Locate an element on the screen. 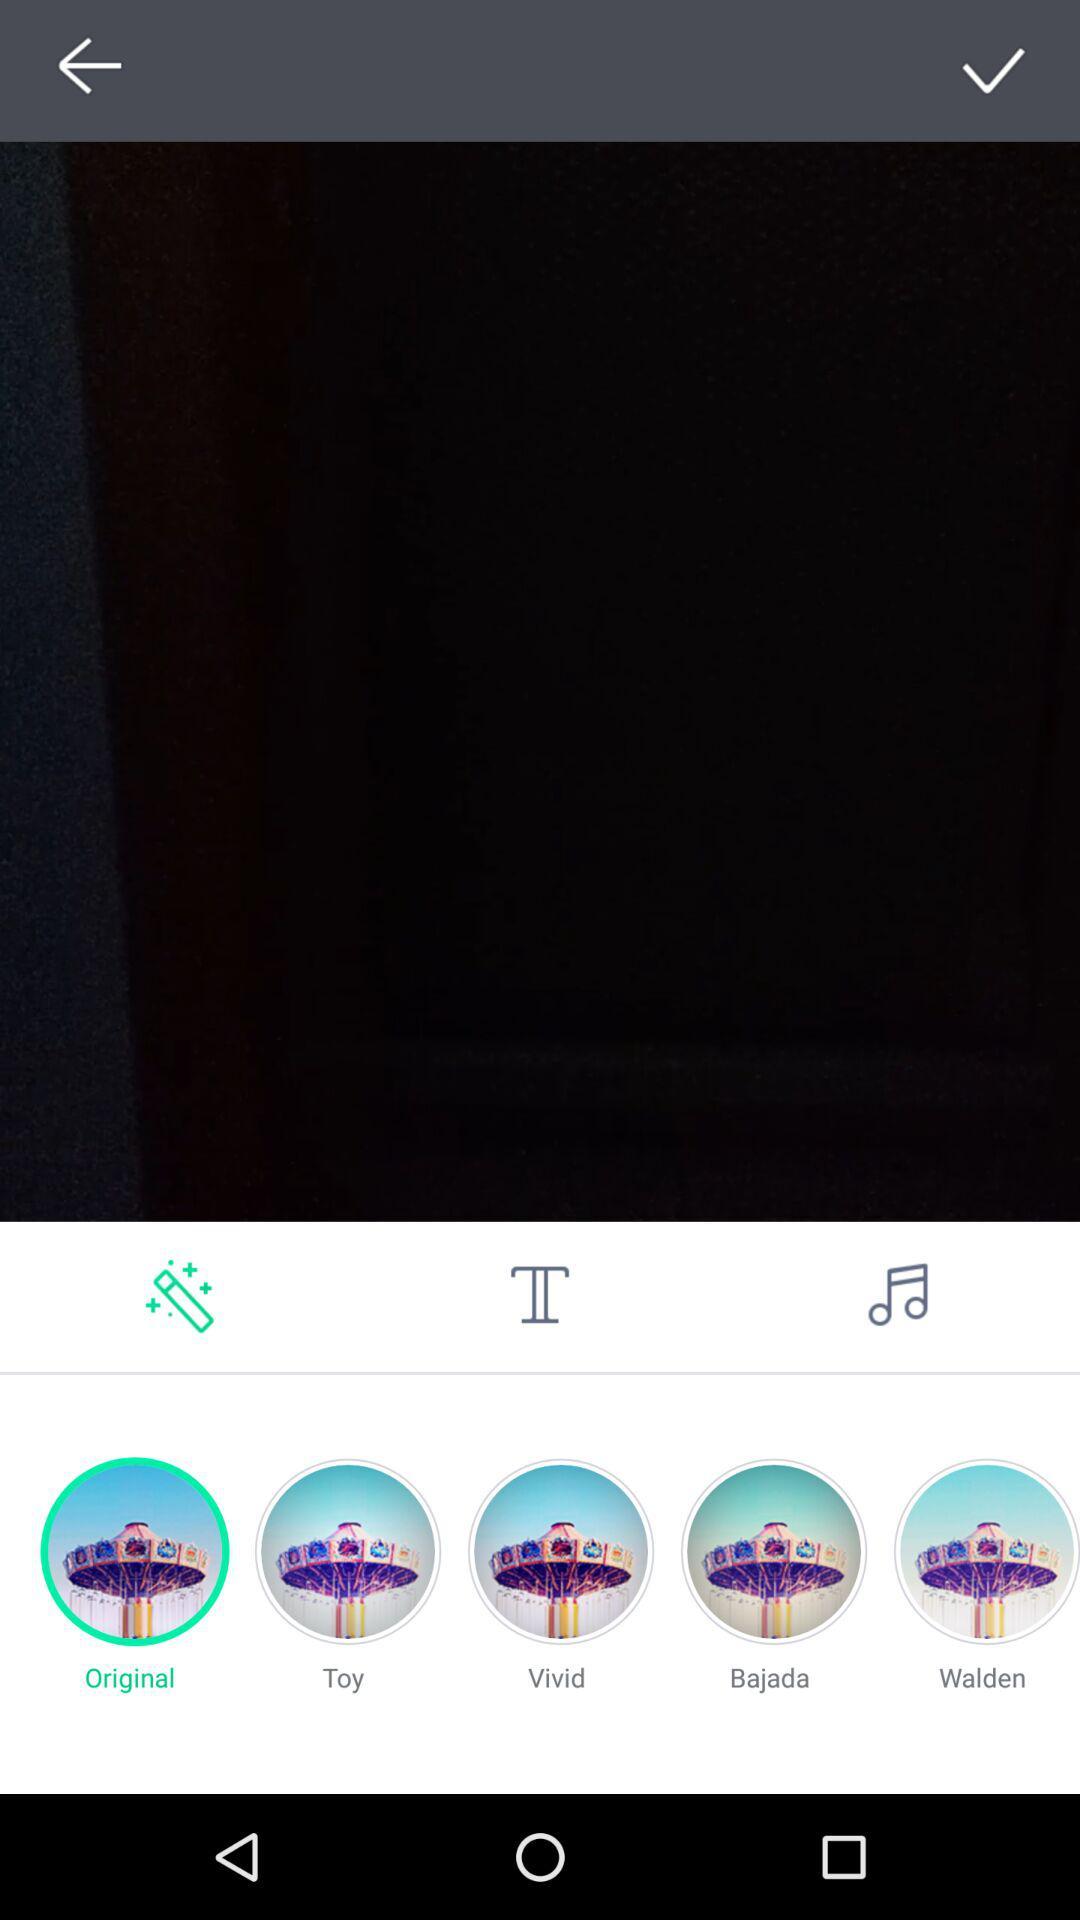 This screenshot has height=1920, width=1080. go do sealt is located at coordinates (995, 70).